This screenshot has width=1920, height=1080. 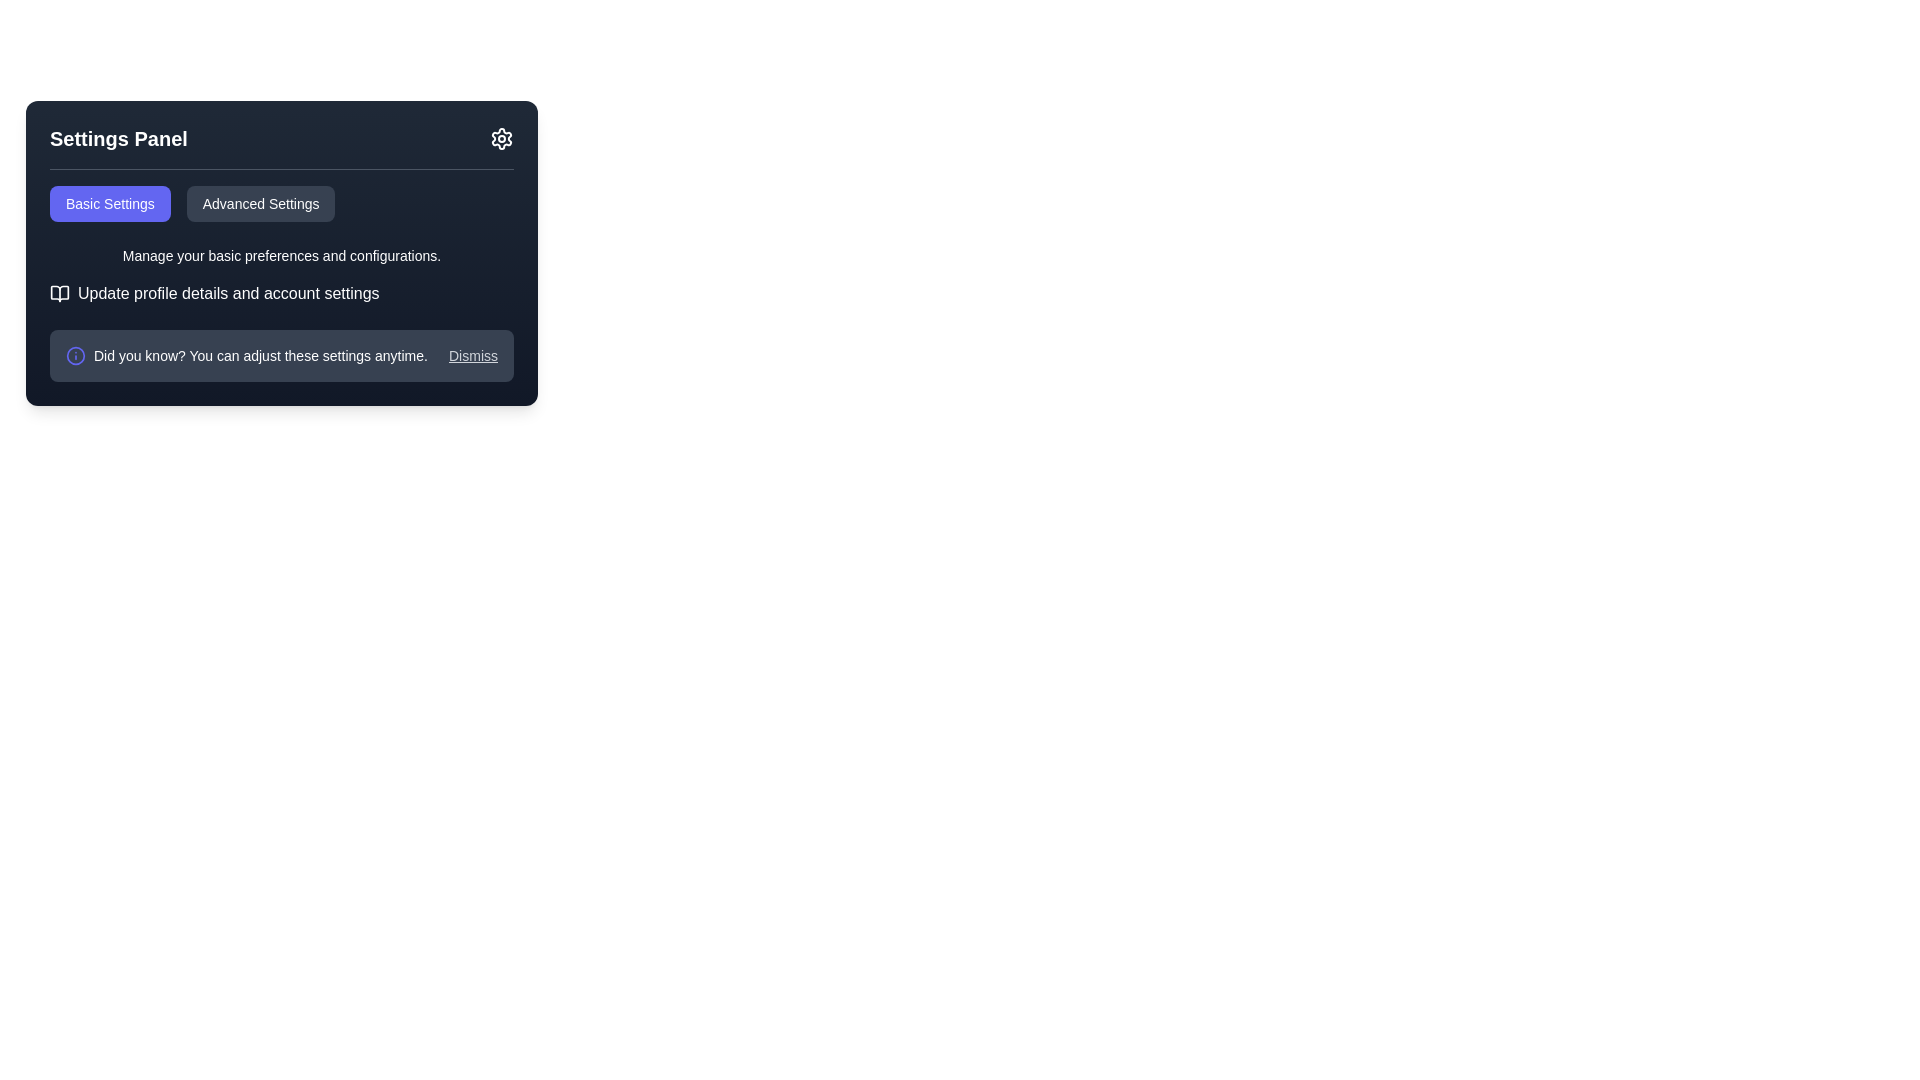 I want to click on the open book SVG icon located to the left of the text 'Update profile details and account settings' in the 'Settings Panel' section, so click(x=59, y=293).